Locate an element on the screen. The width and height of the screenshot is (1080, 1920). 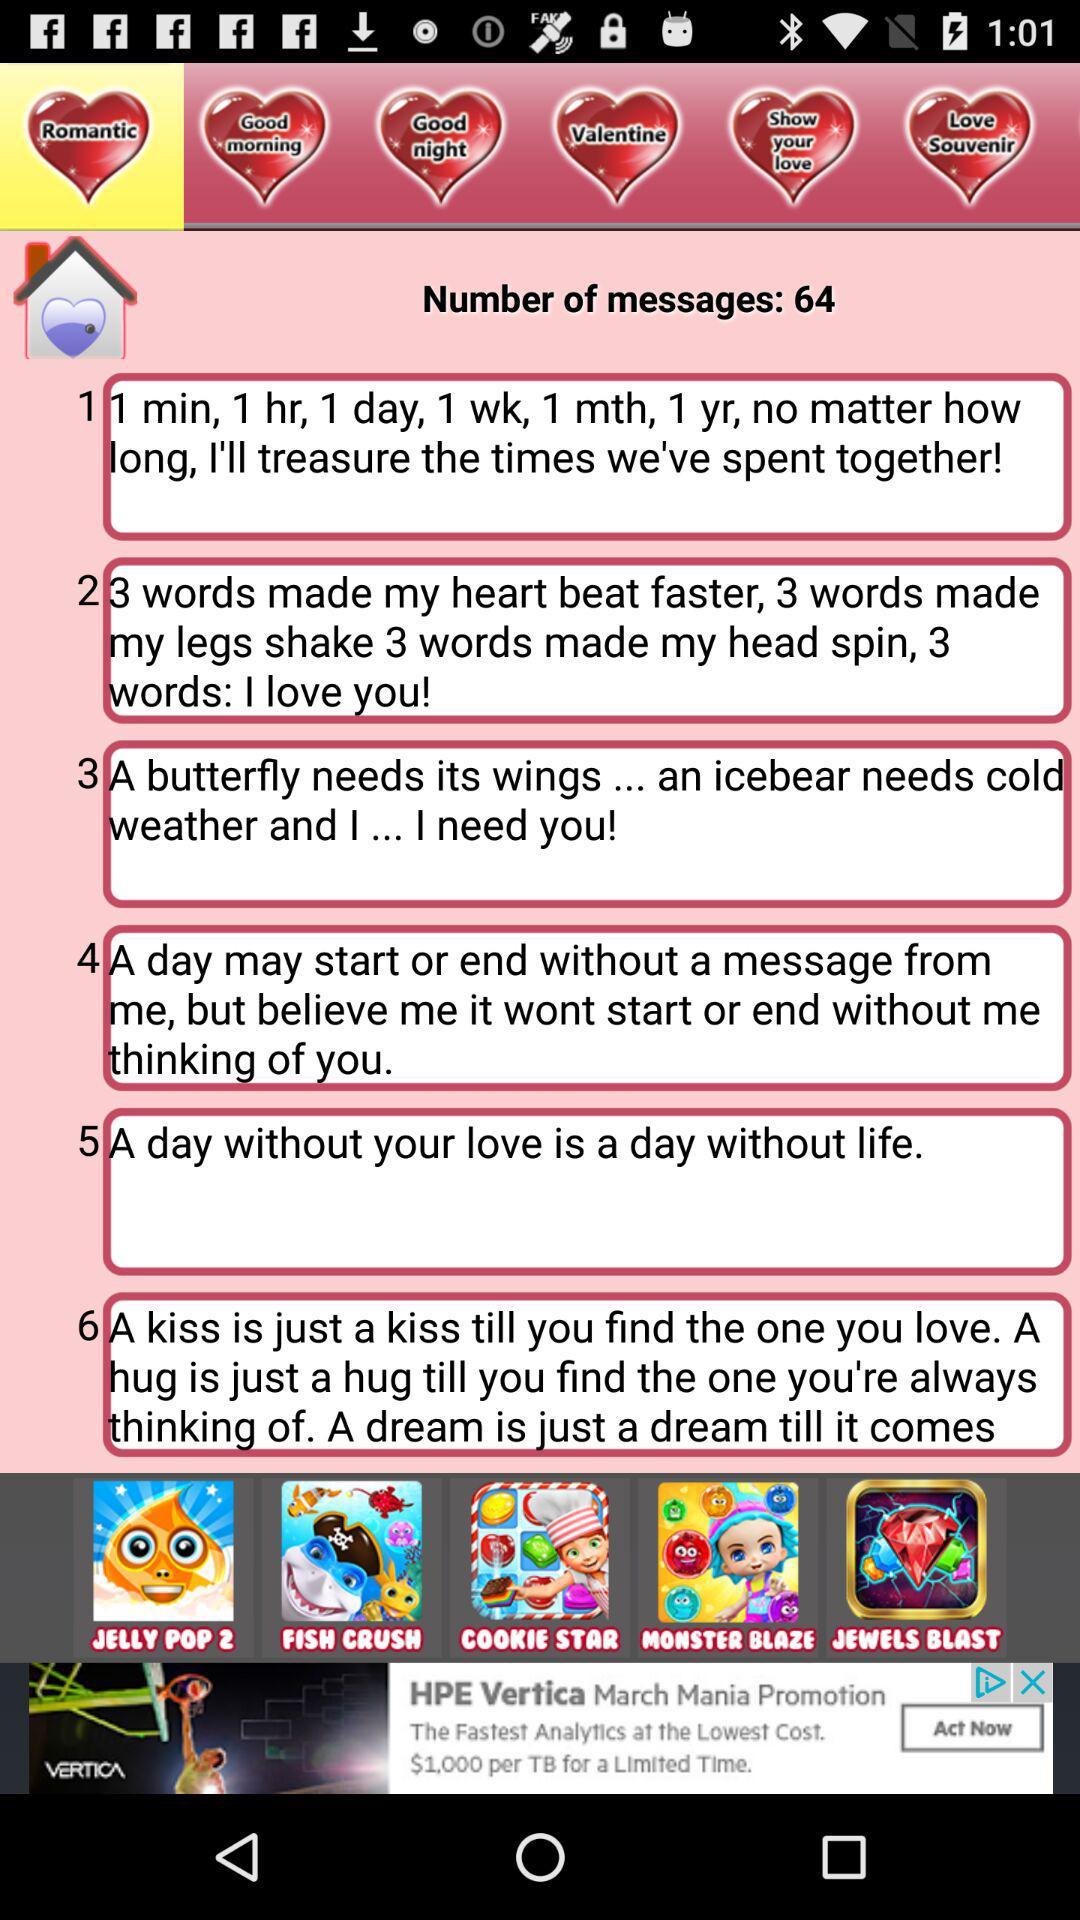
cookie star app is located at coordinates (540, 1566).